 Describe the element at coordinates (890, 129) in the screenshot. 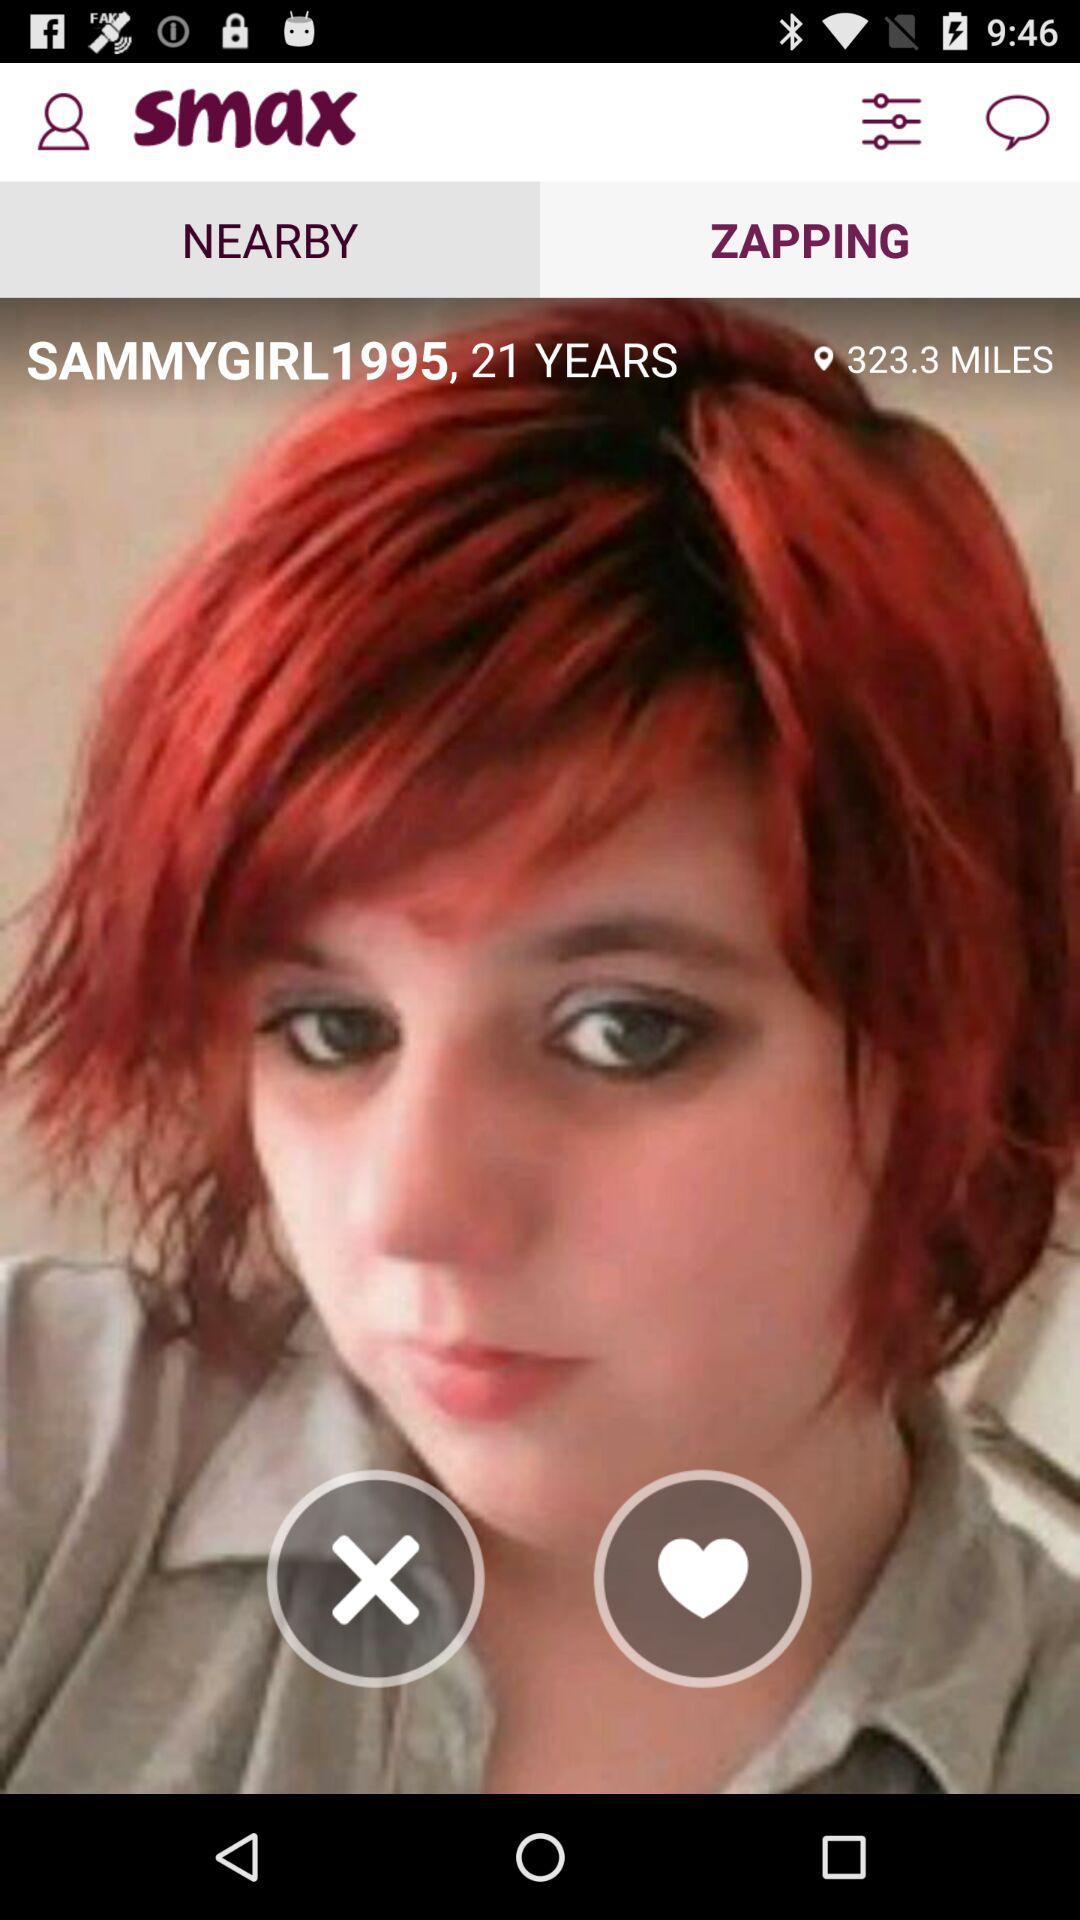

I see `the sliders icon` at that location.